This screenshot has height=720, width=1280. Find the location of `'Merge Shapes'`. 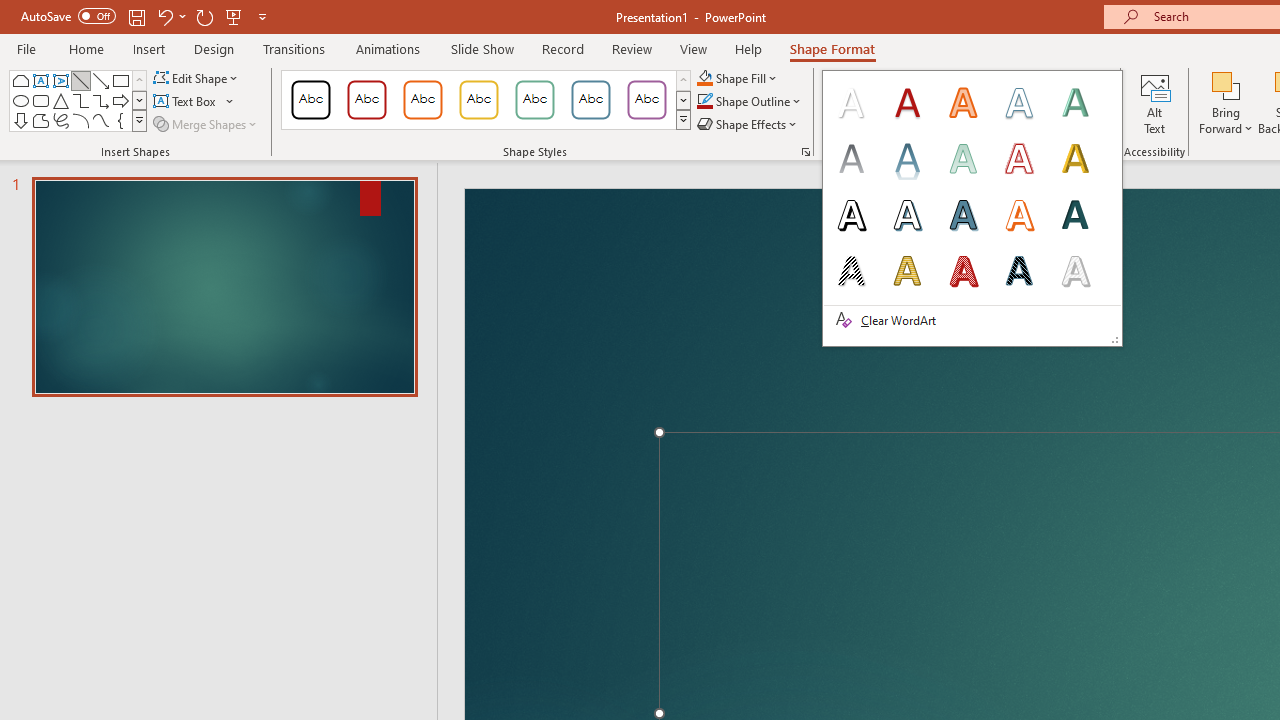

'Merge Shapes' is located at coordinates (206, 124).